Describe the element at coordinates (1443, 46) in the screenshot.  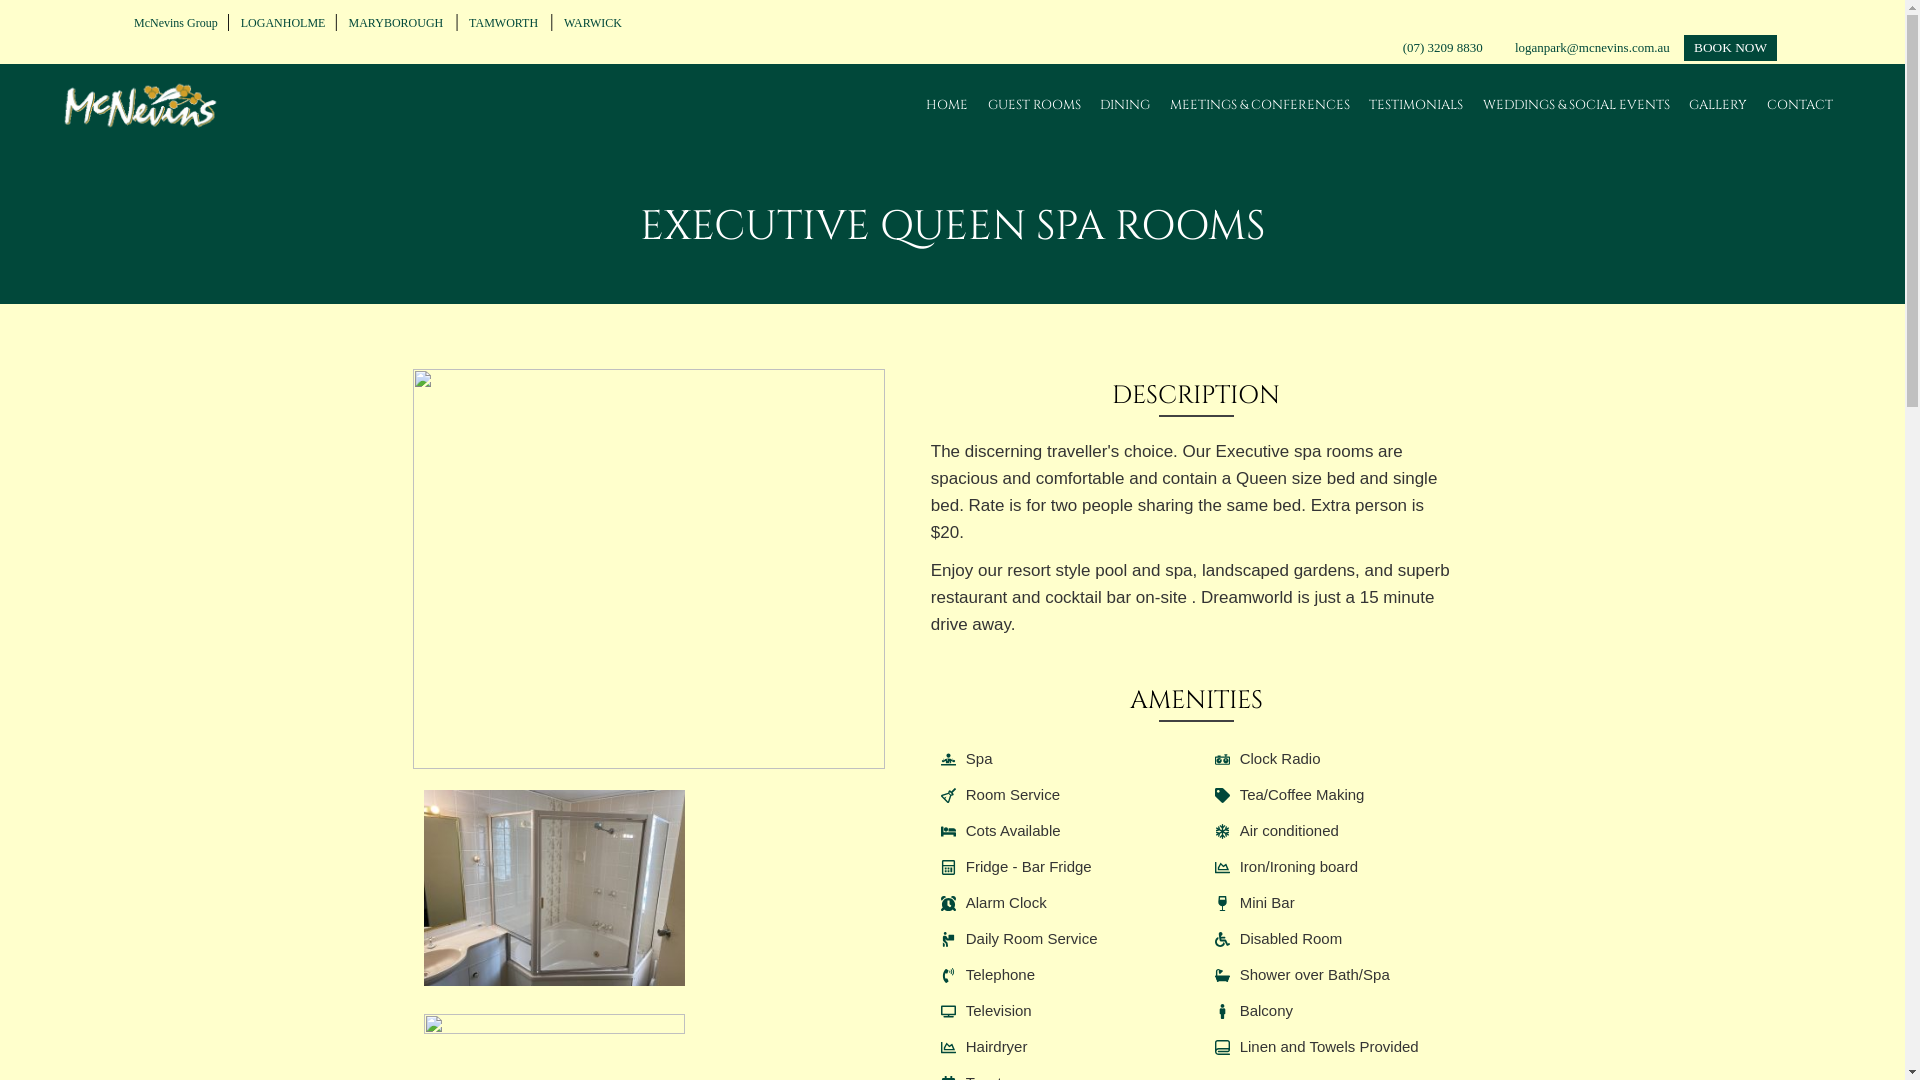
I see `'(07) 3209 8830'` at that location.